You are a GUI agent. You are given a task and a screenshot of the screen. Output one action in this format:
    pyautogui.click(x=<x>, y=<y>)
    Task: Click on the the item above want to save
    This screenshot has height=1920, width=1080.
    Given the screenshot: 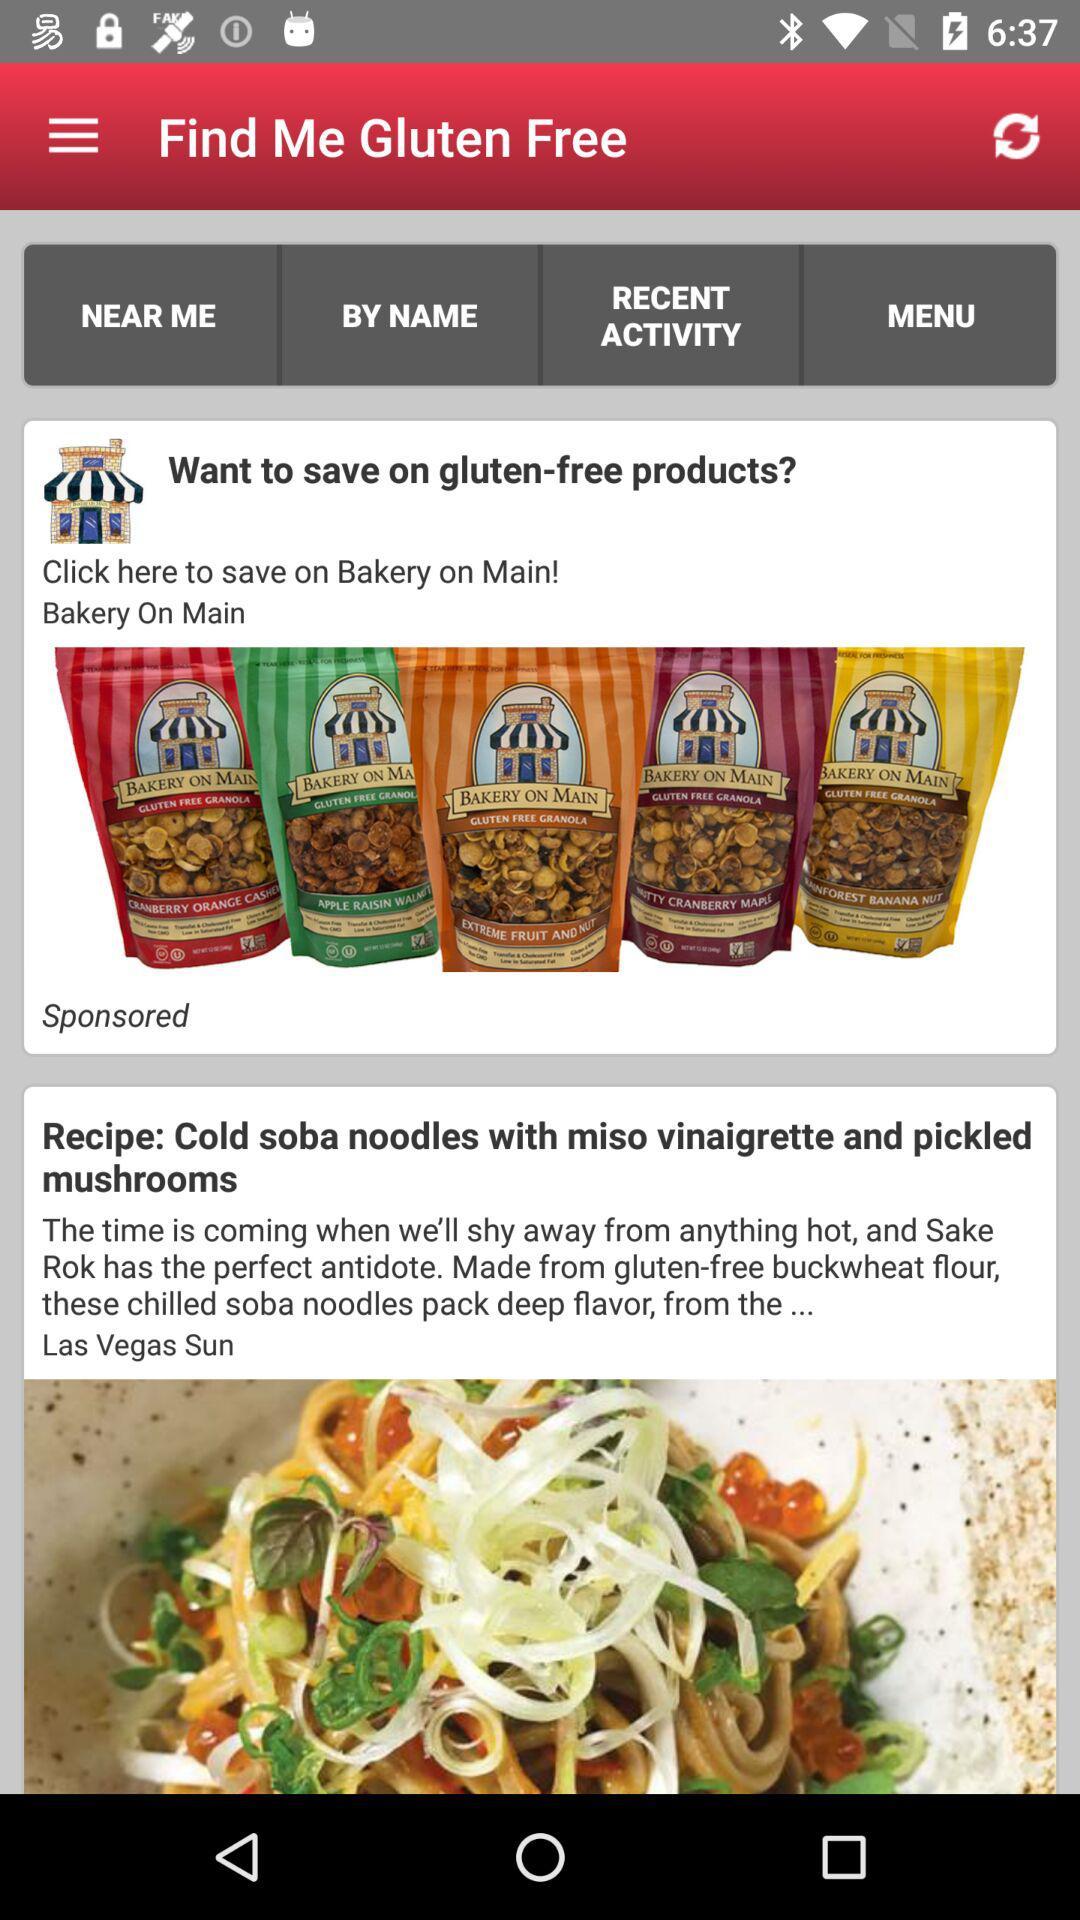 What is the action you would take?
    pyautogui.click(x=800, y=314)
    